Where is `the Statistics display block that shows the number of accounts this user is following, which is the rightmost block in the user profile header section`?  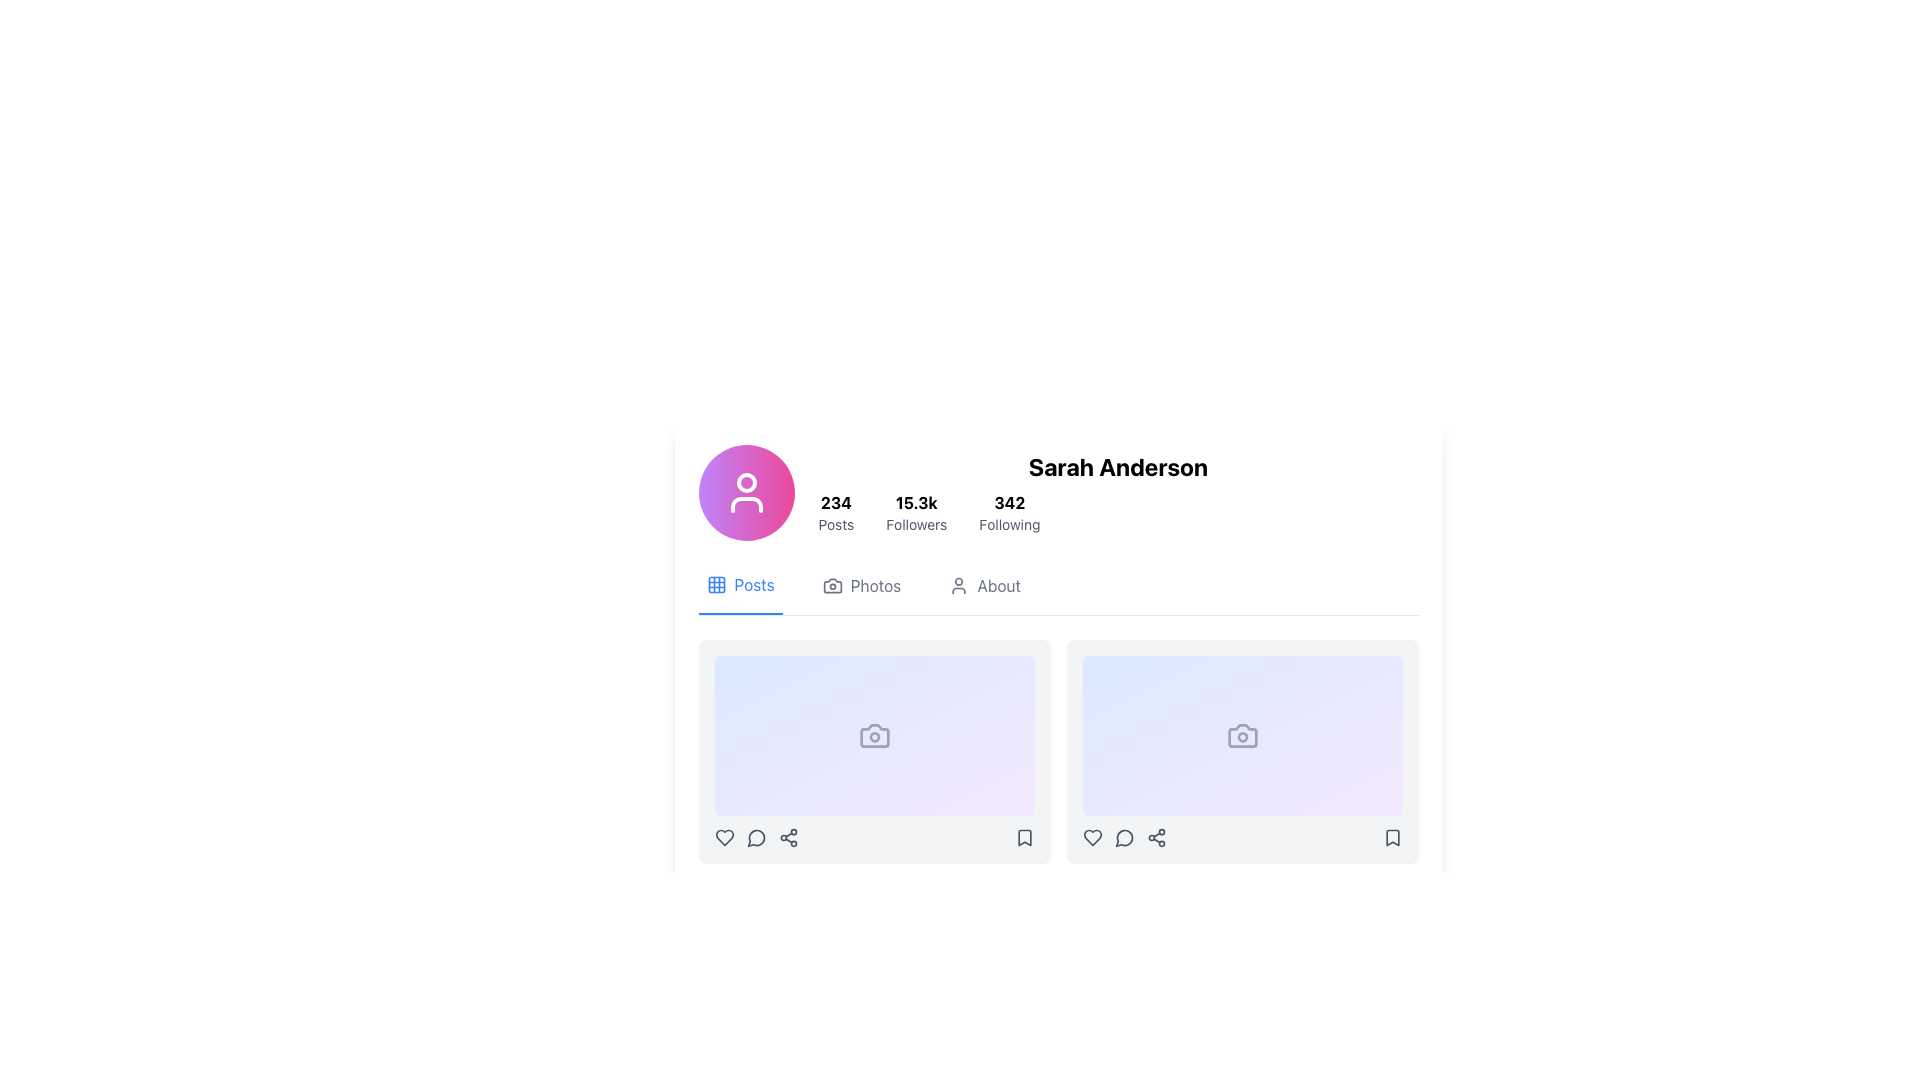
the Statistics display block that shows the number of accounts this user is following, which is the rightmost block in the user profile header section is located at coordinates (1009, 512).